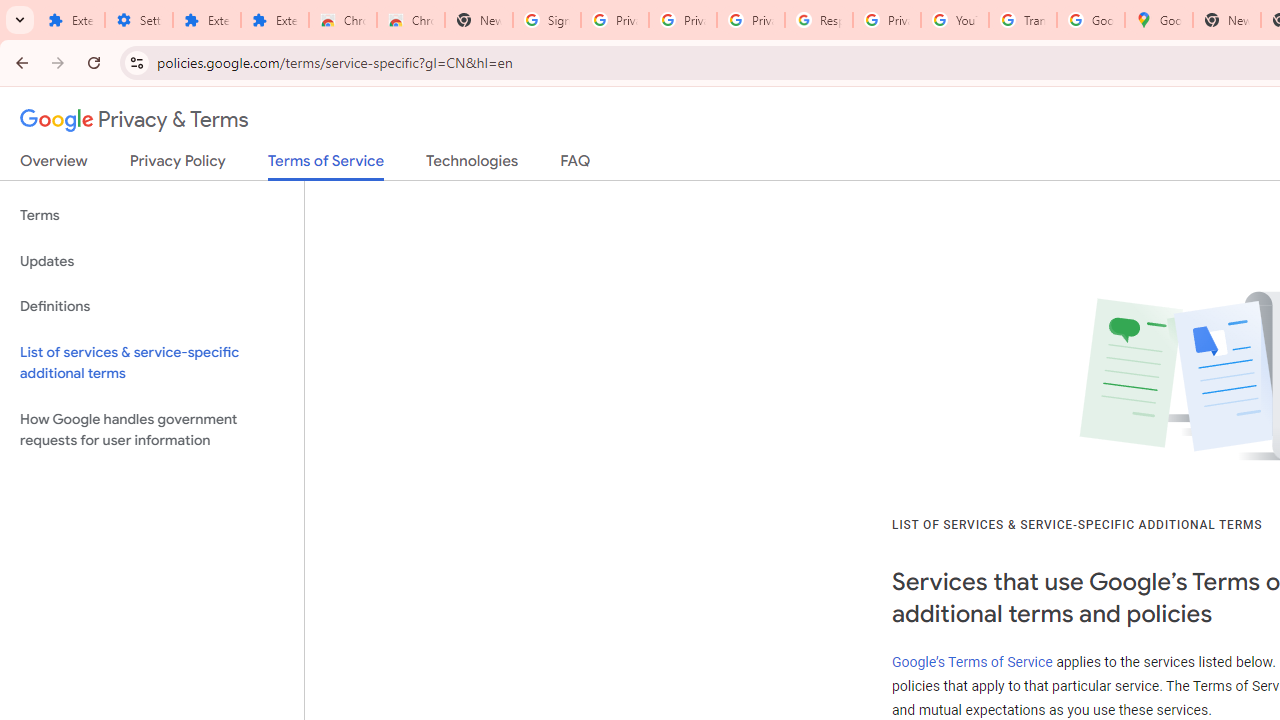 The height and width of the screenshot is (720, 1280). I want to click on 'Chrome Web Store - Themes', so click(410, 20).